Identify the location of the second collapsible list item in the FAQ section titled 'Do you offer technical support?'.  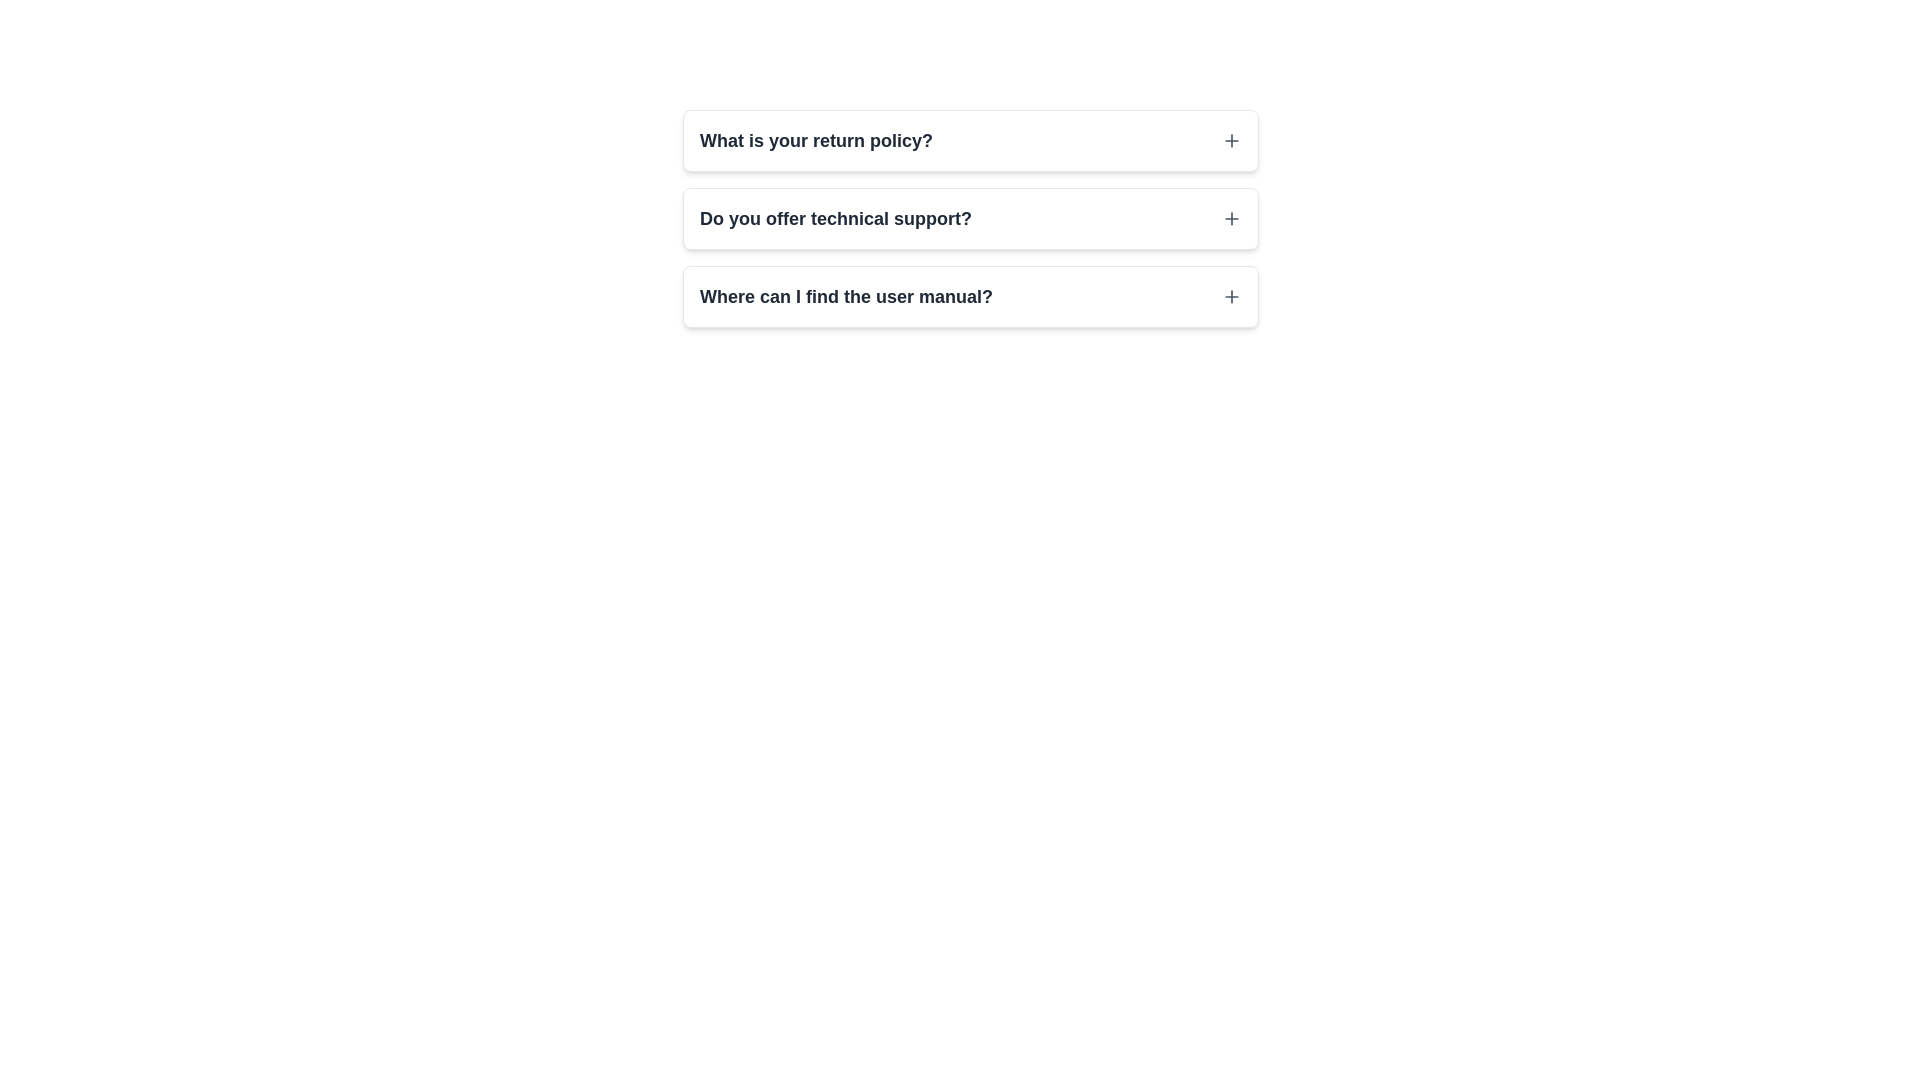
(970, 219).